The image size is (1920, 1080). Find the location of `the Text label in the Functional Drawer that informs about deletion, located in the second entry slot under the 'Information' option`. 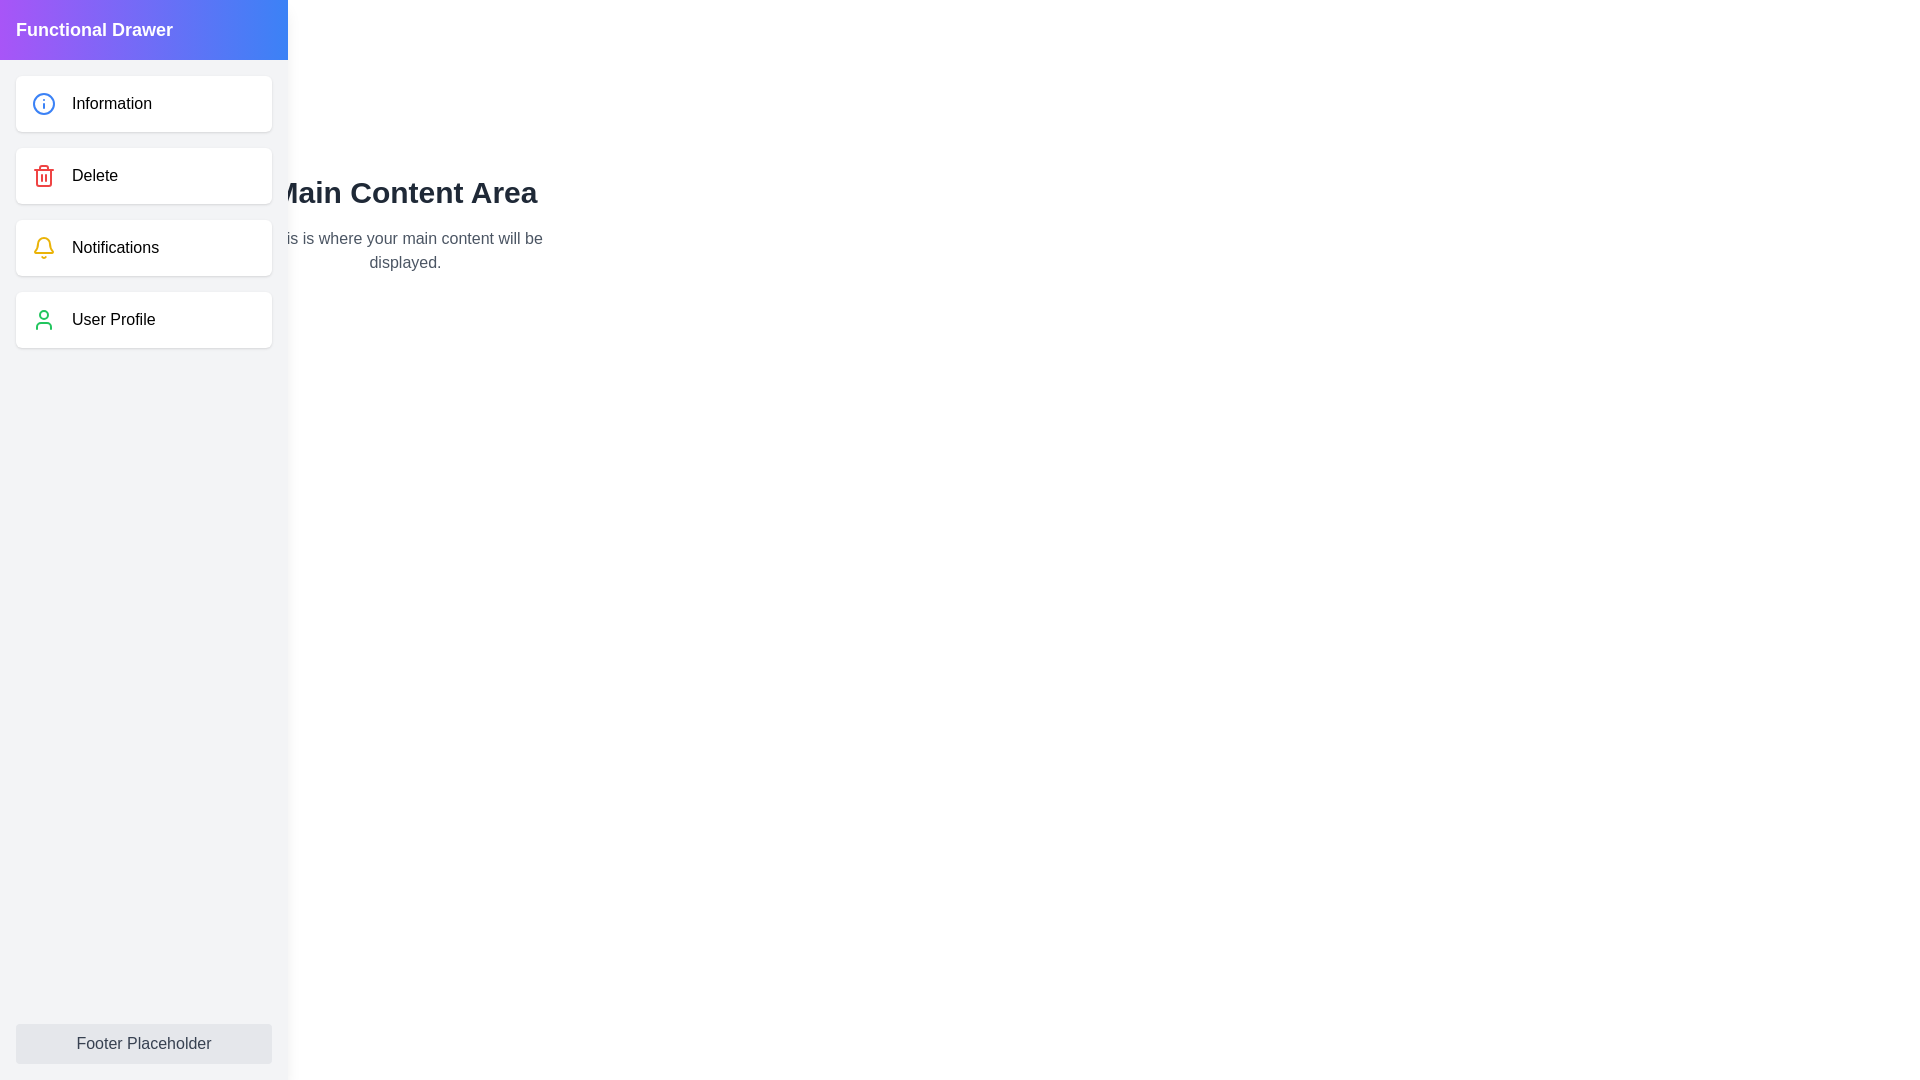

the Text label in the Functional Drawer that informs about deletion, located in the second entry slot under the 'Information' option is located at coordinates (94, 175).